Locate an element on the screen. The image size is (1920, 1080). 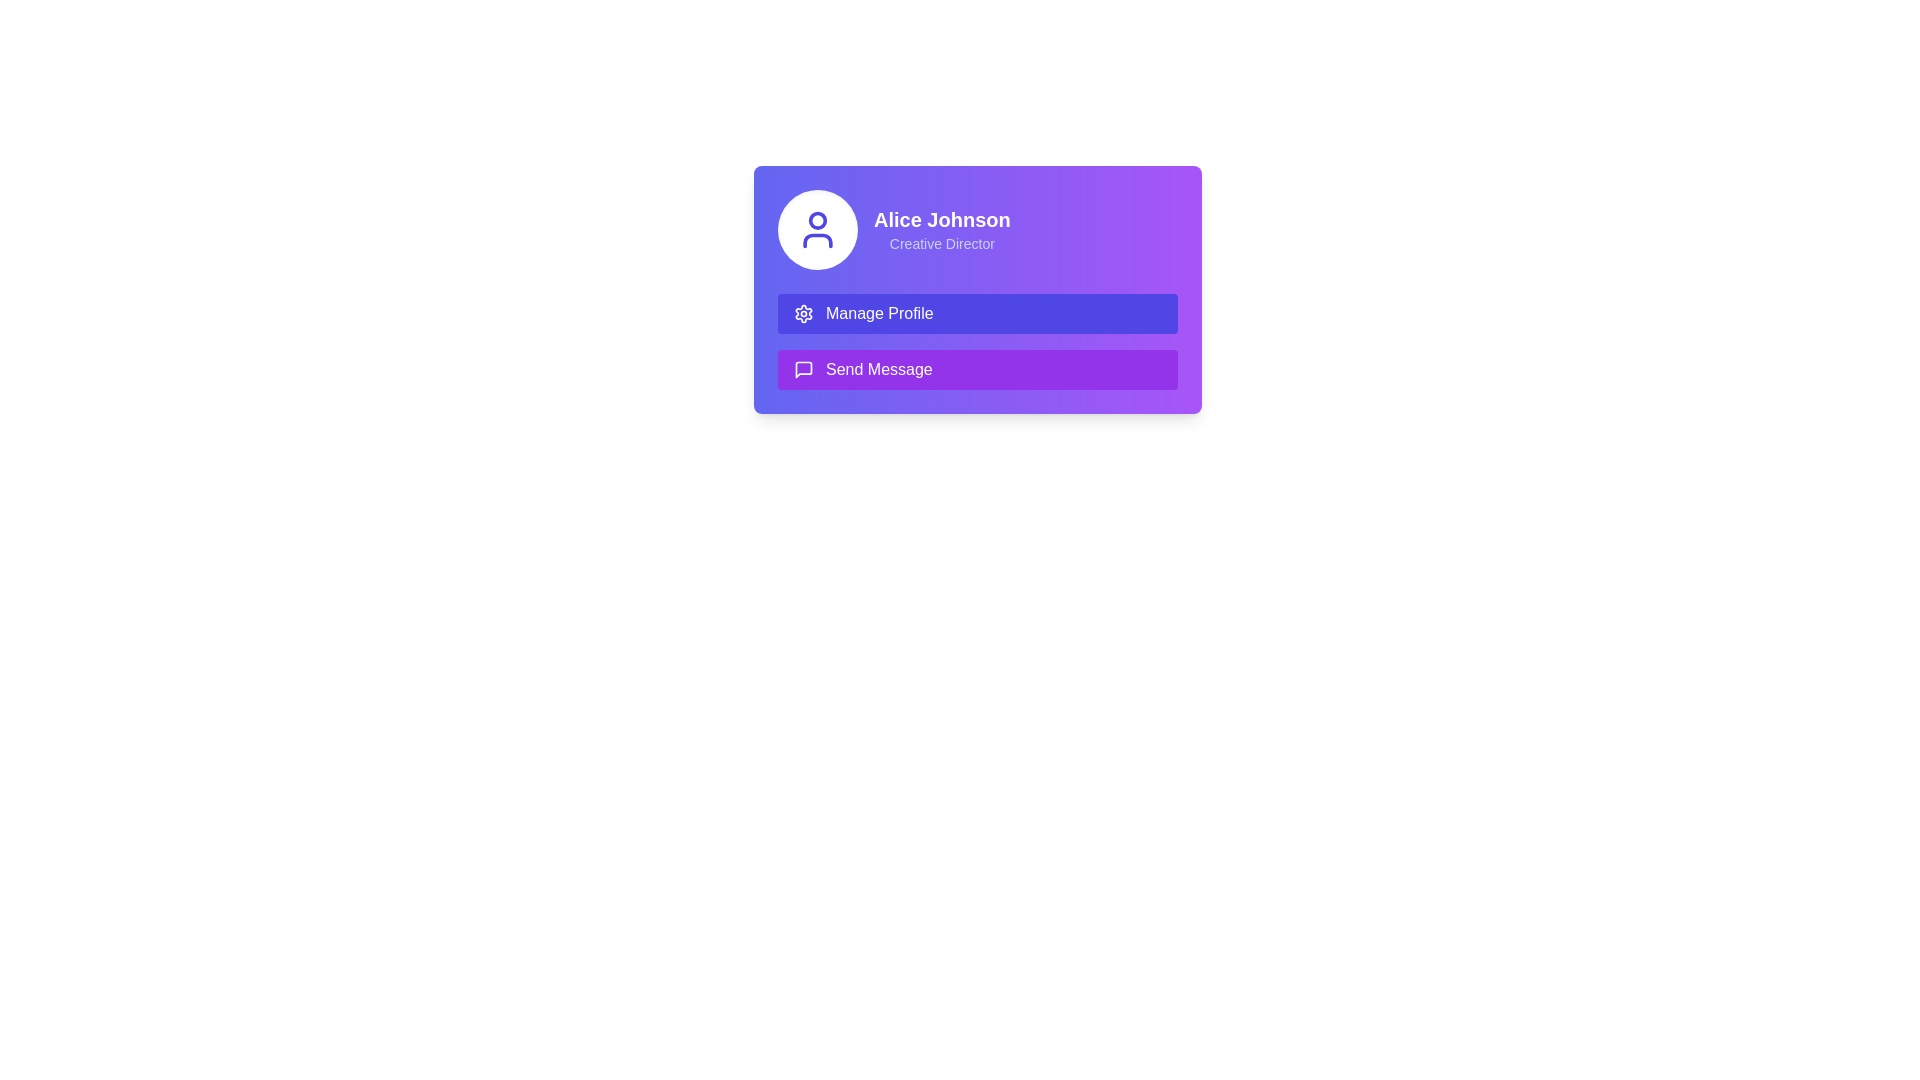
the bold, white text label displaying 'Alice Johnson' which is located in a rectangular card UI component near the top-left corner, above the text 'Creative Director' is located at coordinates (940, 219).